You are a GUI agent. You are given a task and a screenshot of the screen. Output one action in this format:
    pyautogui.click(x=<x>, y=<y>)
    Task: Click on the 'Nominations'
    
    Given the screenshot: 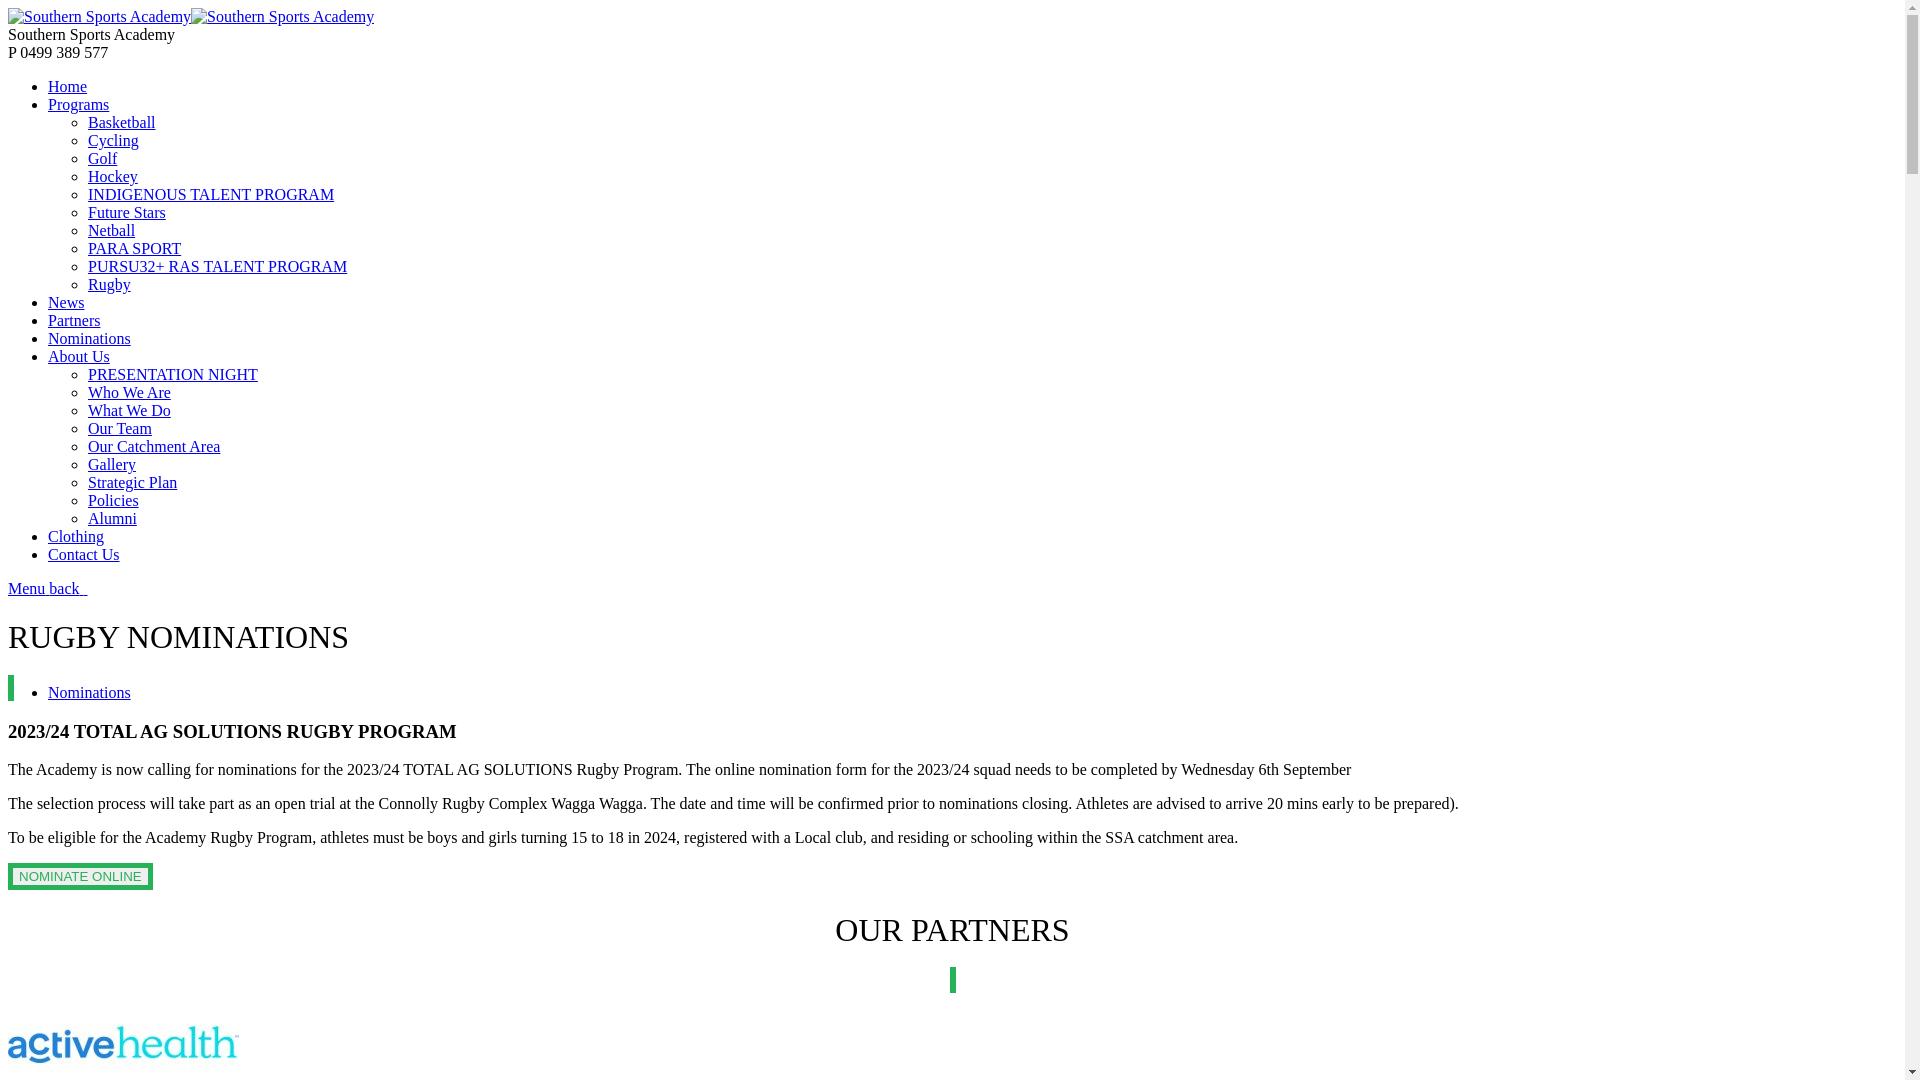 What is the action you would take?
    pyautogui.click(x=88, y=691)
    